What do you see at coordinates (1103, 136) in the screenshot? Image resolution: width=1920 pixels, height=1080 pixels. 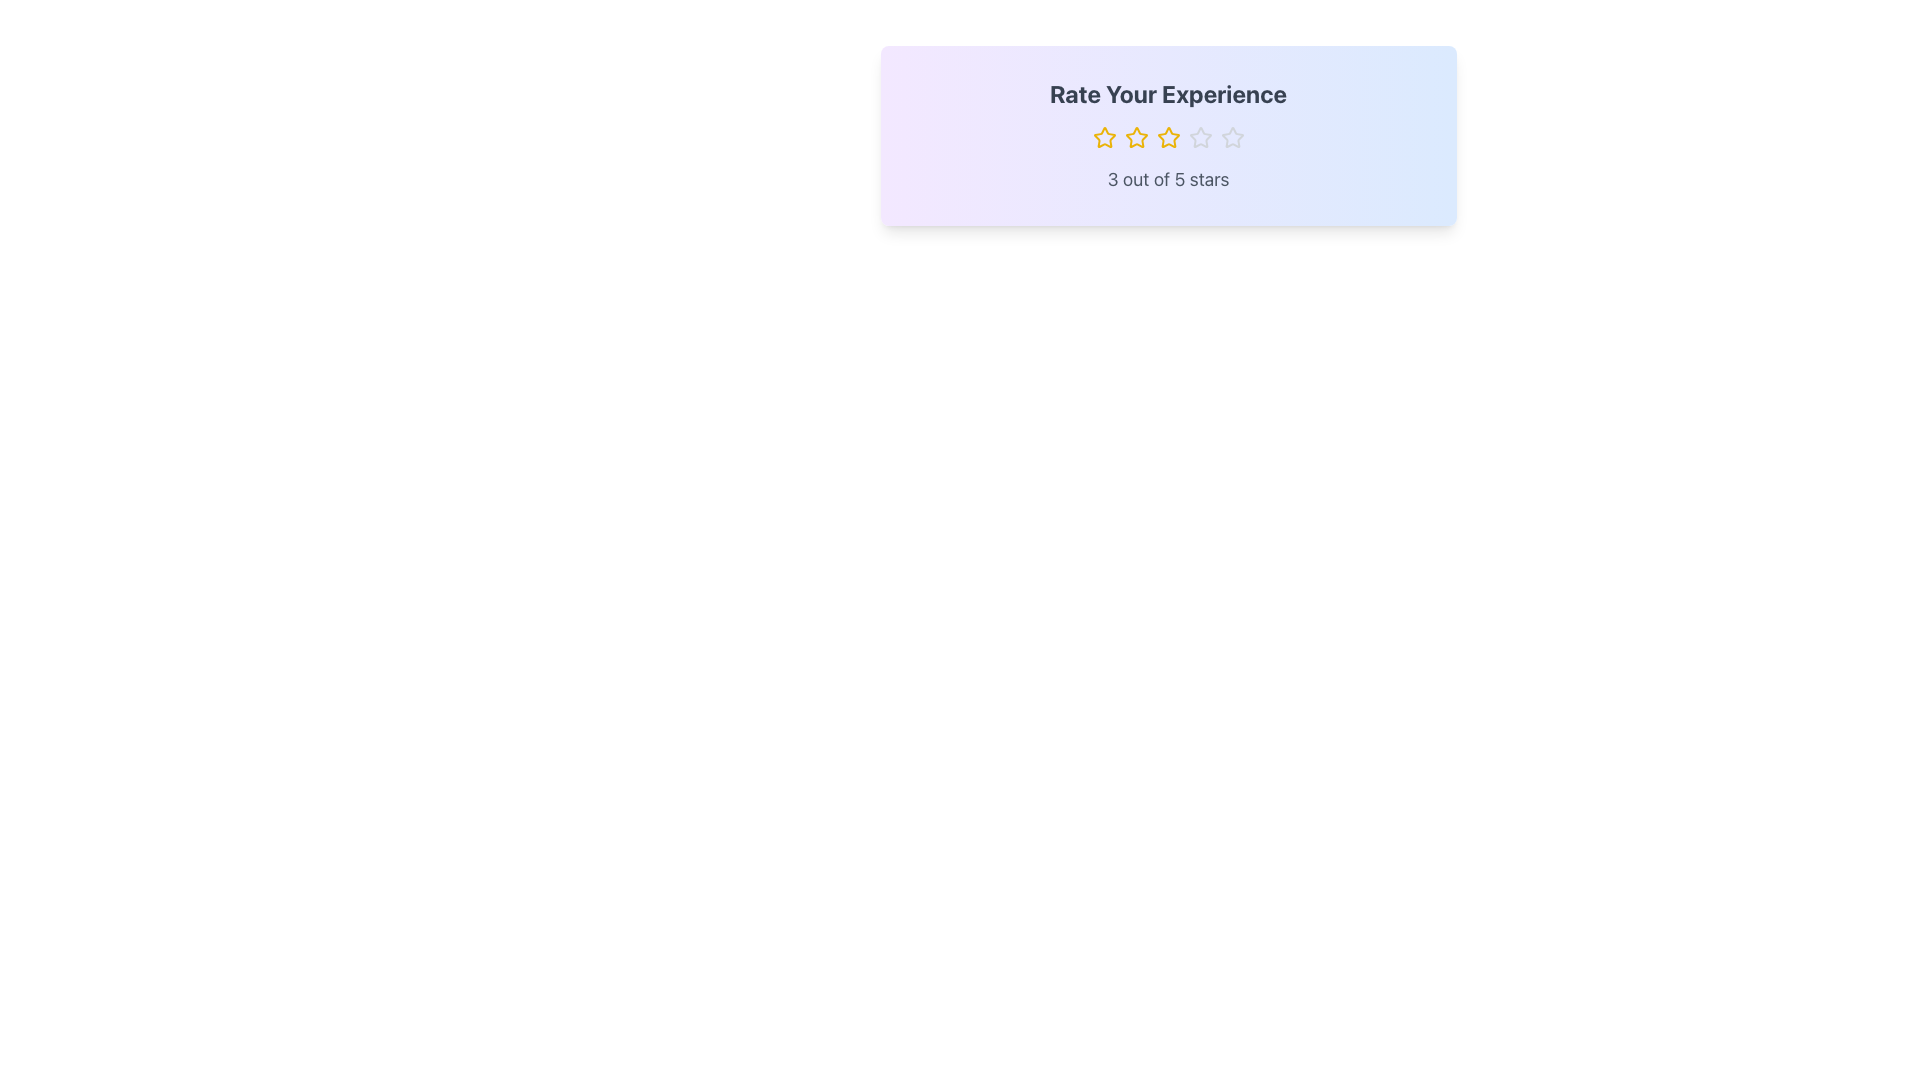 I see `the first star icon in the rating interface` at bounding box center [1103, 136].